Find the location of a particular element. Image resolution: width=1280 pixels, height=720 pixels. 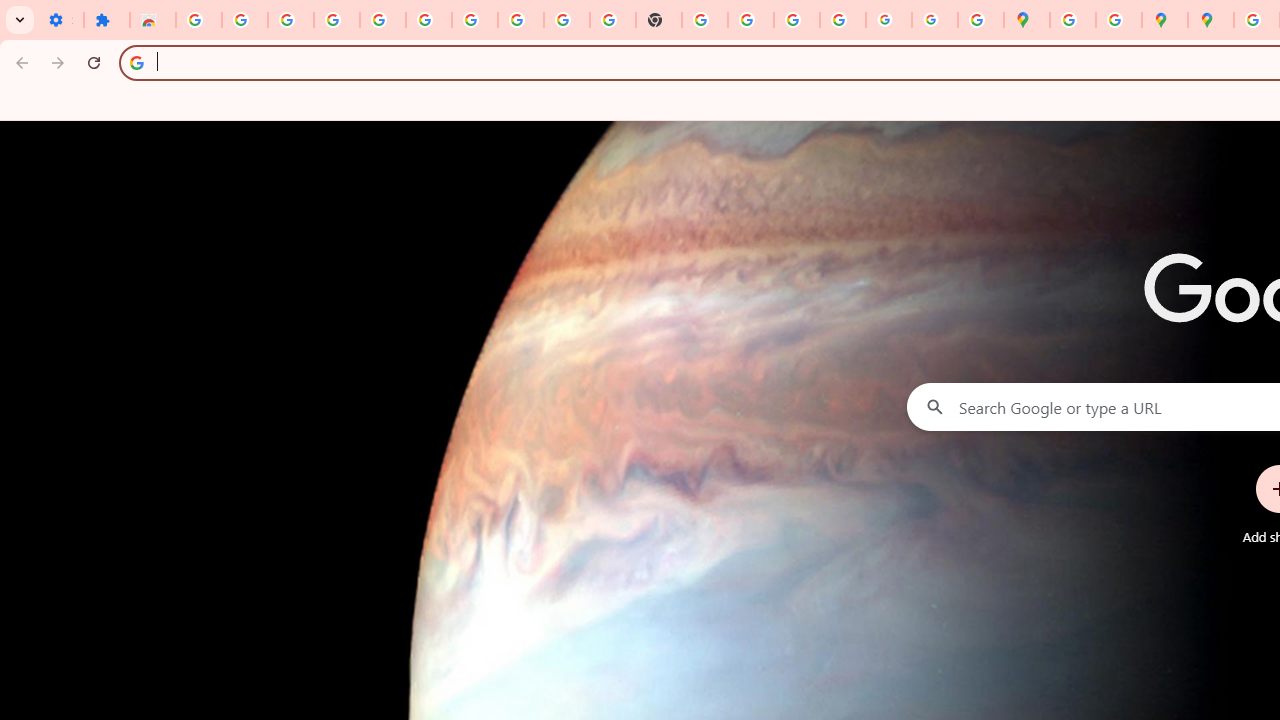

'Reload' is located at coordinates (93, 61).